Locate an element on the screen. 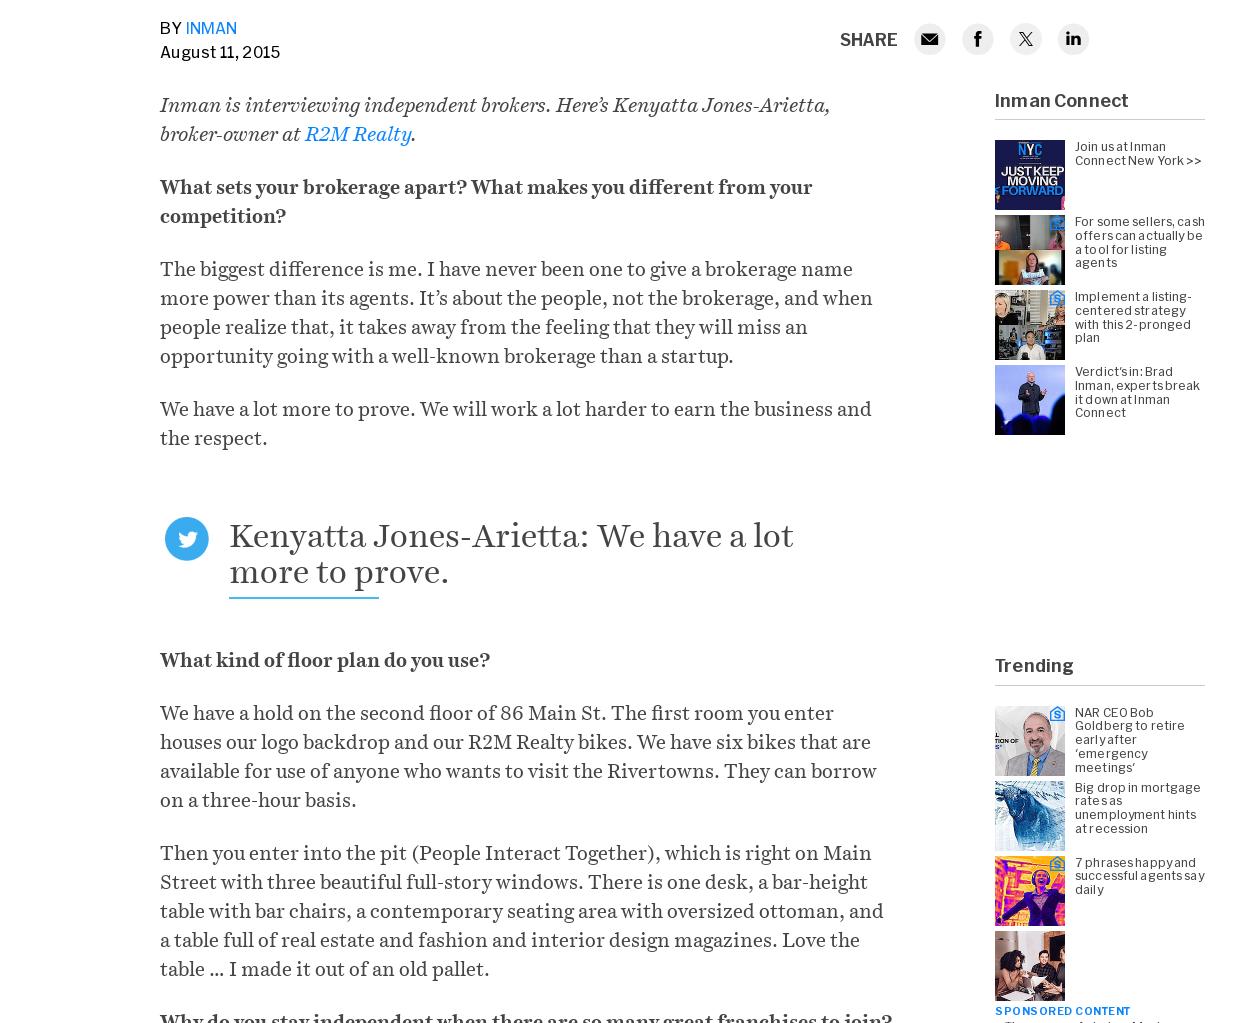 This screenshot has height=1023, width=1250. '.' is located at coordinates (411, 131).